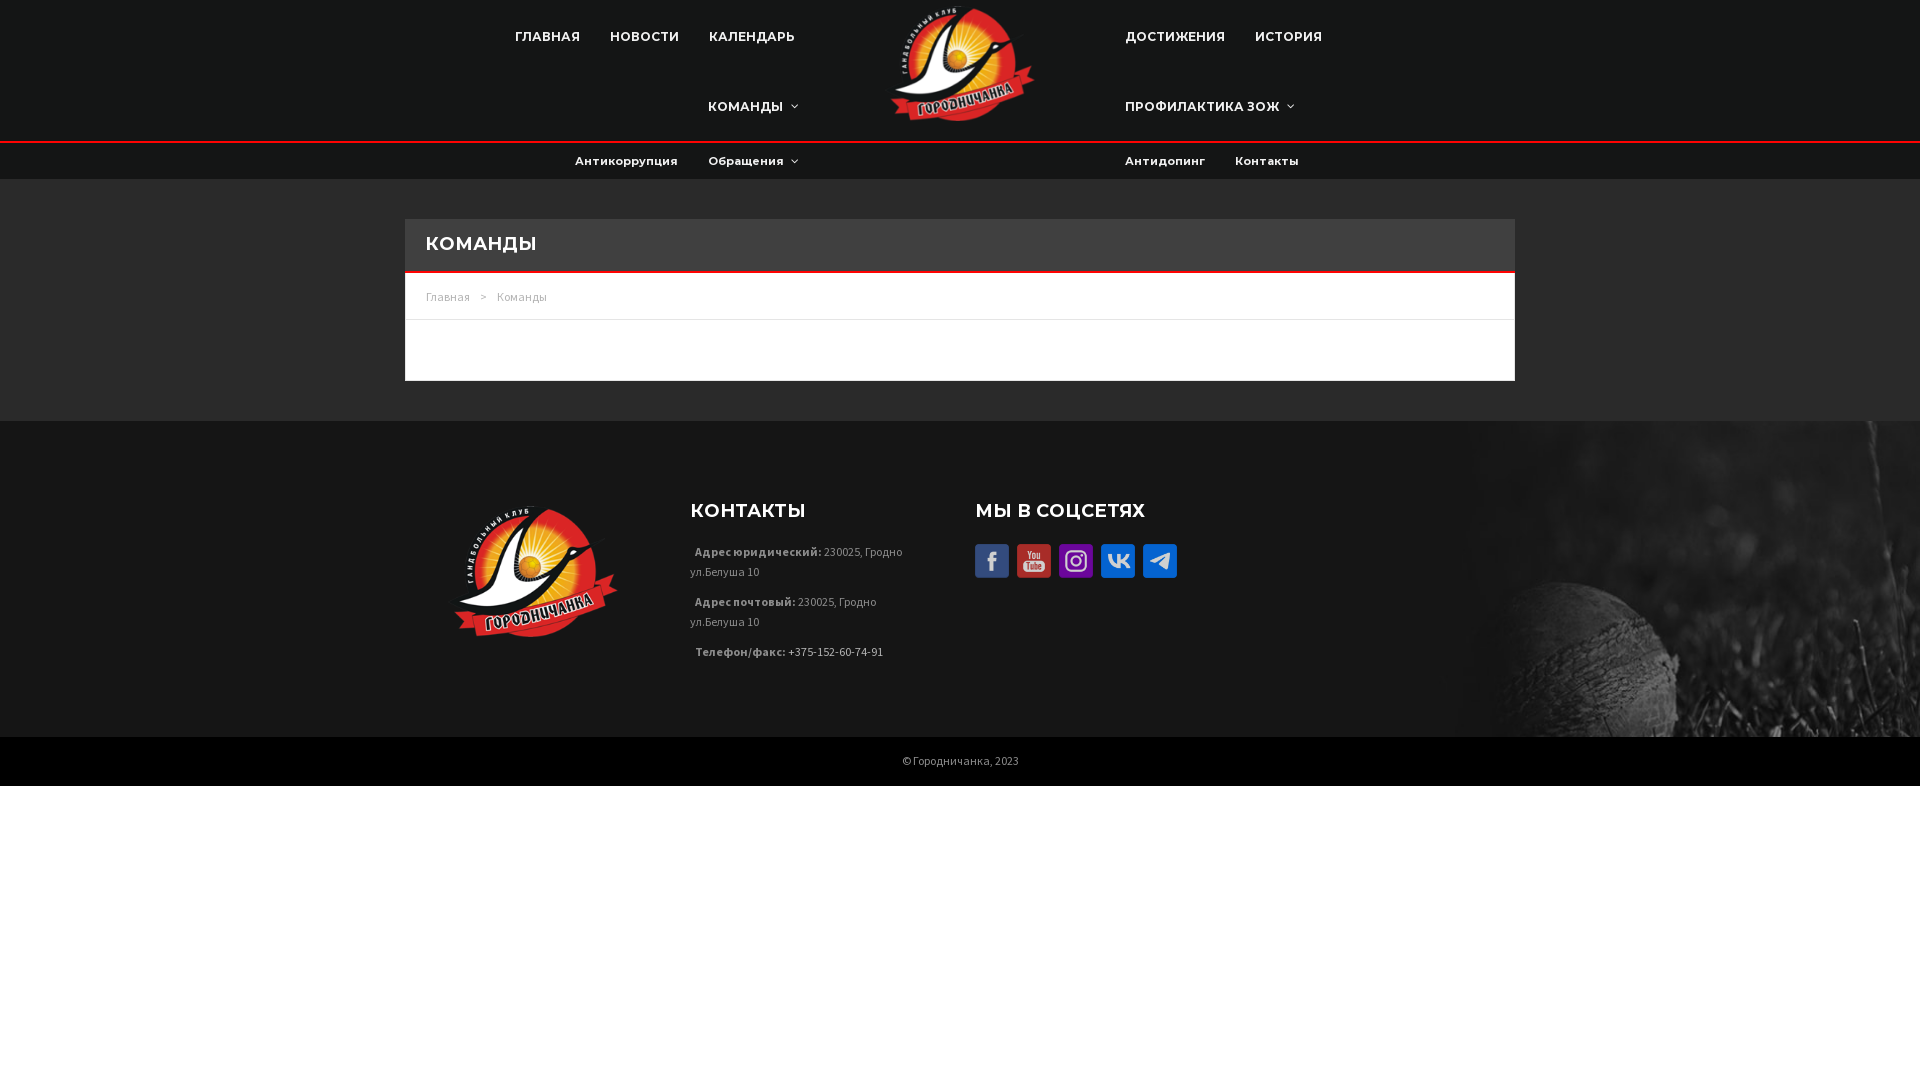  What do you see at coordinates (835, 651) in the screenshot?
I see `'+375-152-60-74-91'` at bounding box center [835, 651].